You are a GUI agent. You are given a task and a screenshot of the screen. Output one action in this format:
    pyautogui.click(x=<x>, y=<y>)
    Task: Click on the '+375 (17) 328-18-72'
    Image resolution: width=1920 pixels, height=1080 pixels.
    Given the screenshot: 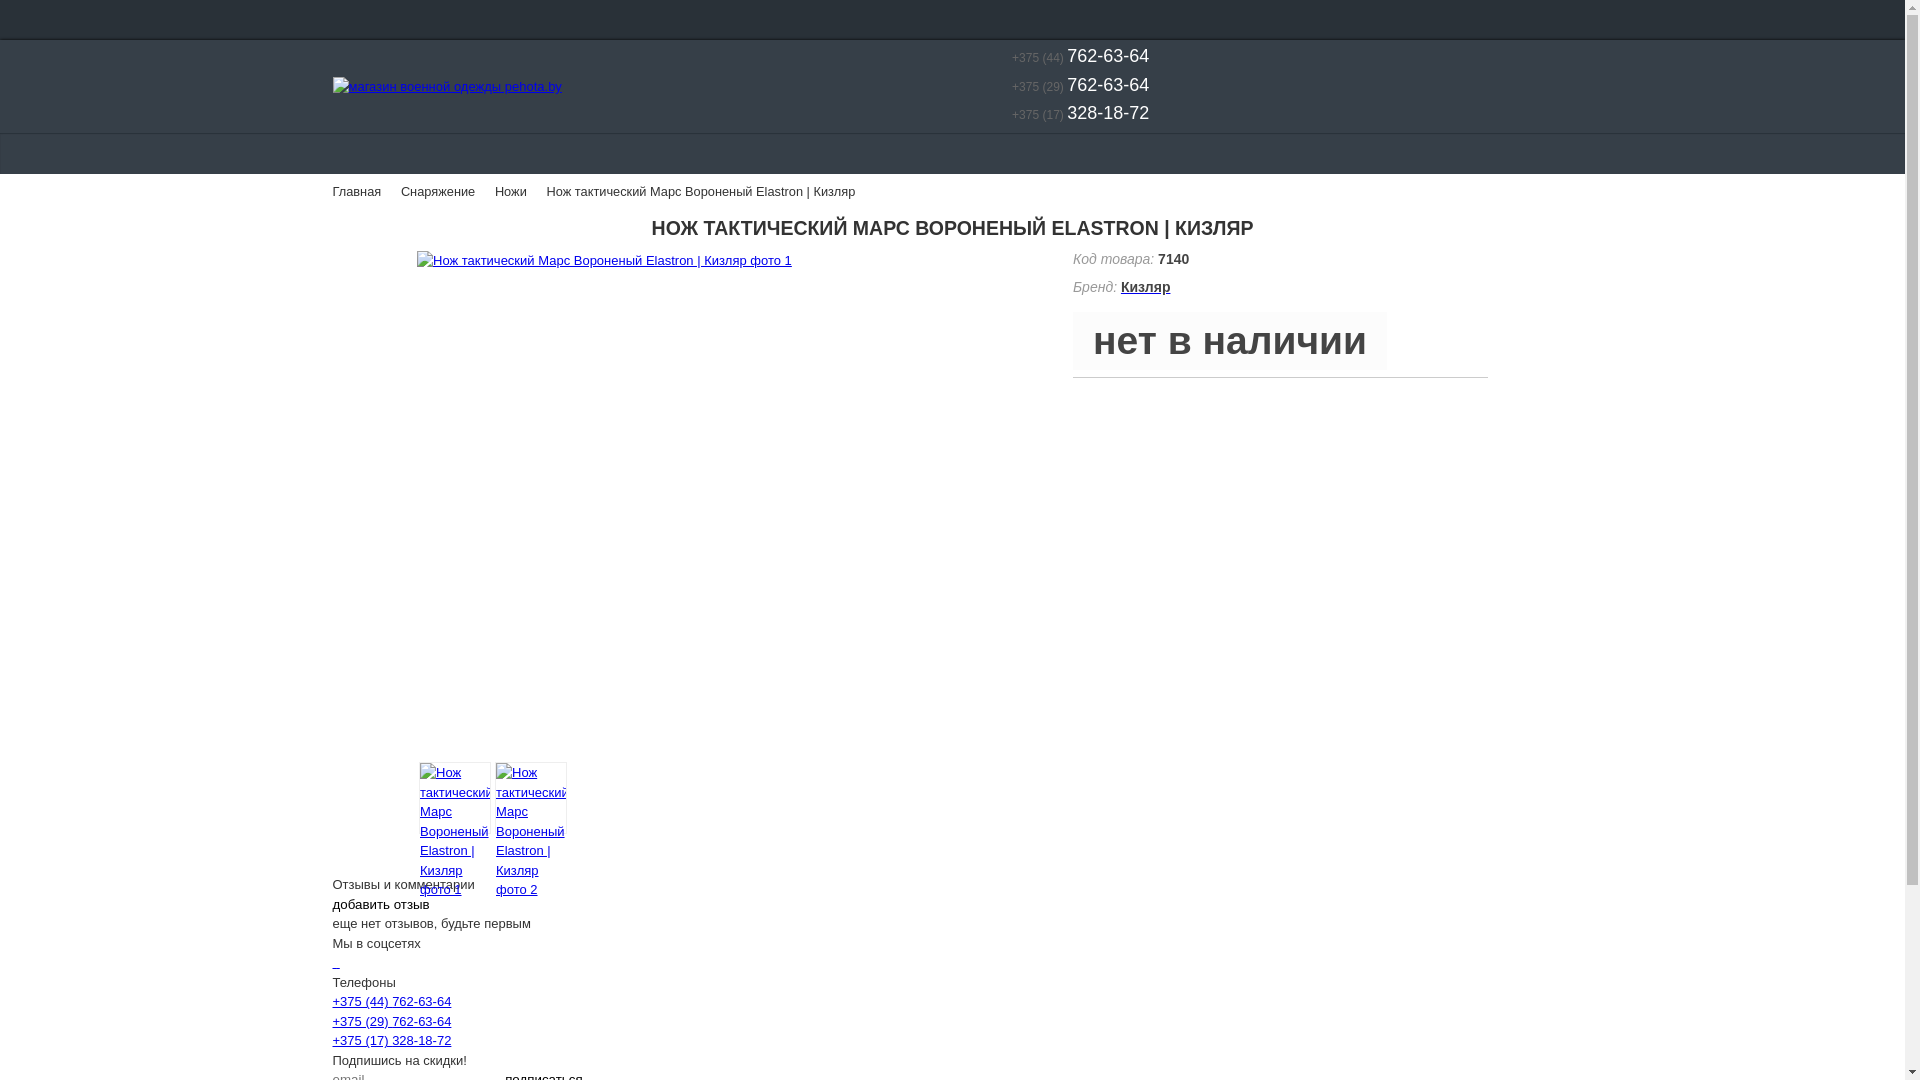 What is the action you would take?
    pyautogui.click(x=1065, y=115)
    